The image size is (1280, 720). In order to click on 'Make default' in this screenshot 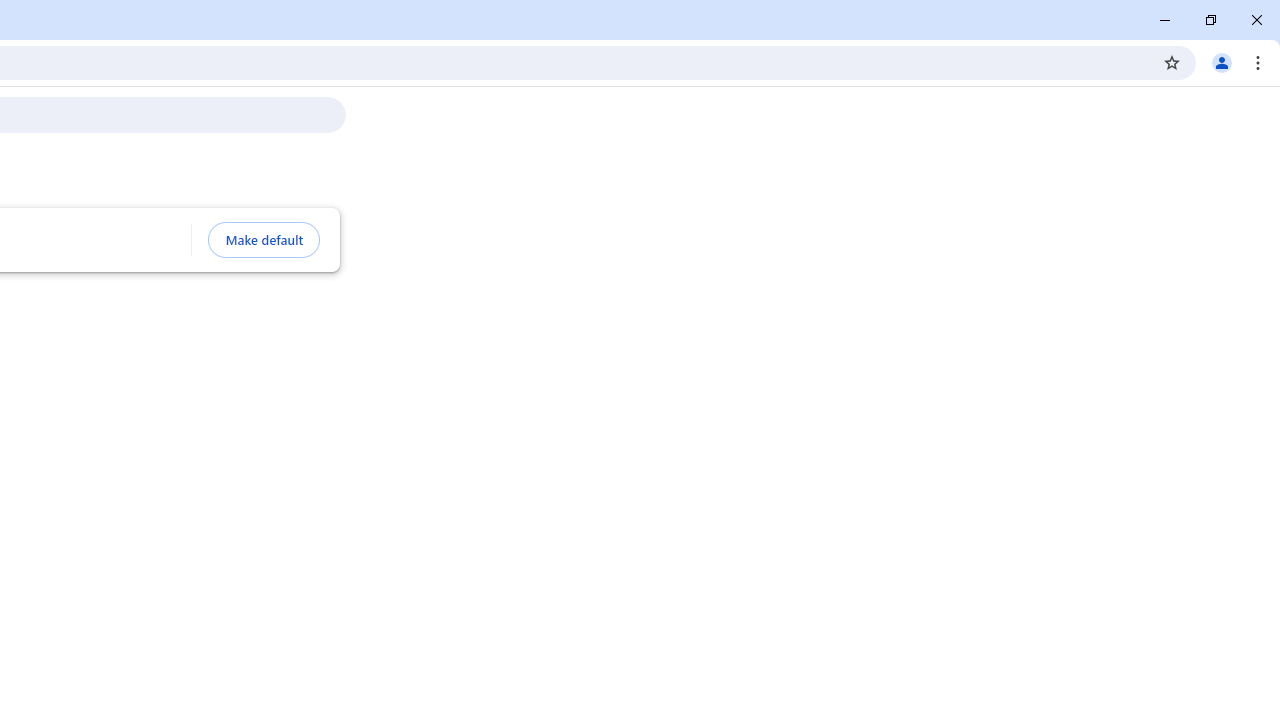, I will do `click(262, 239)`.